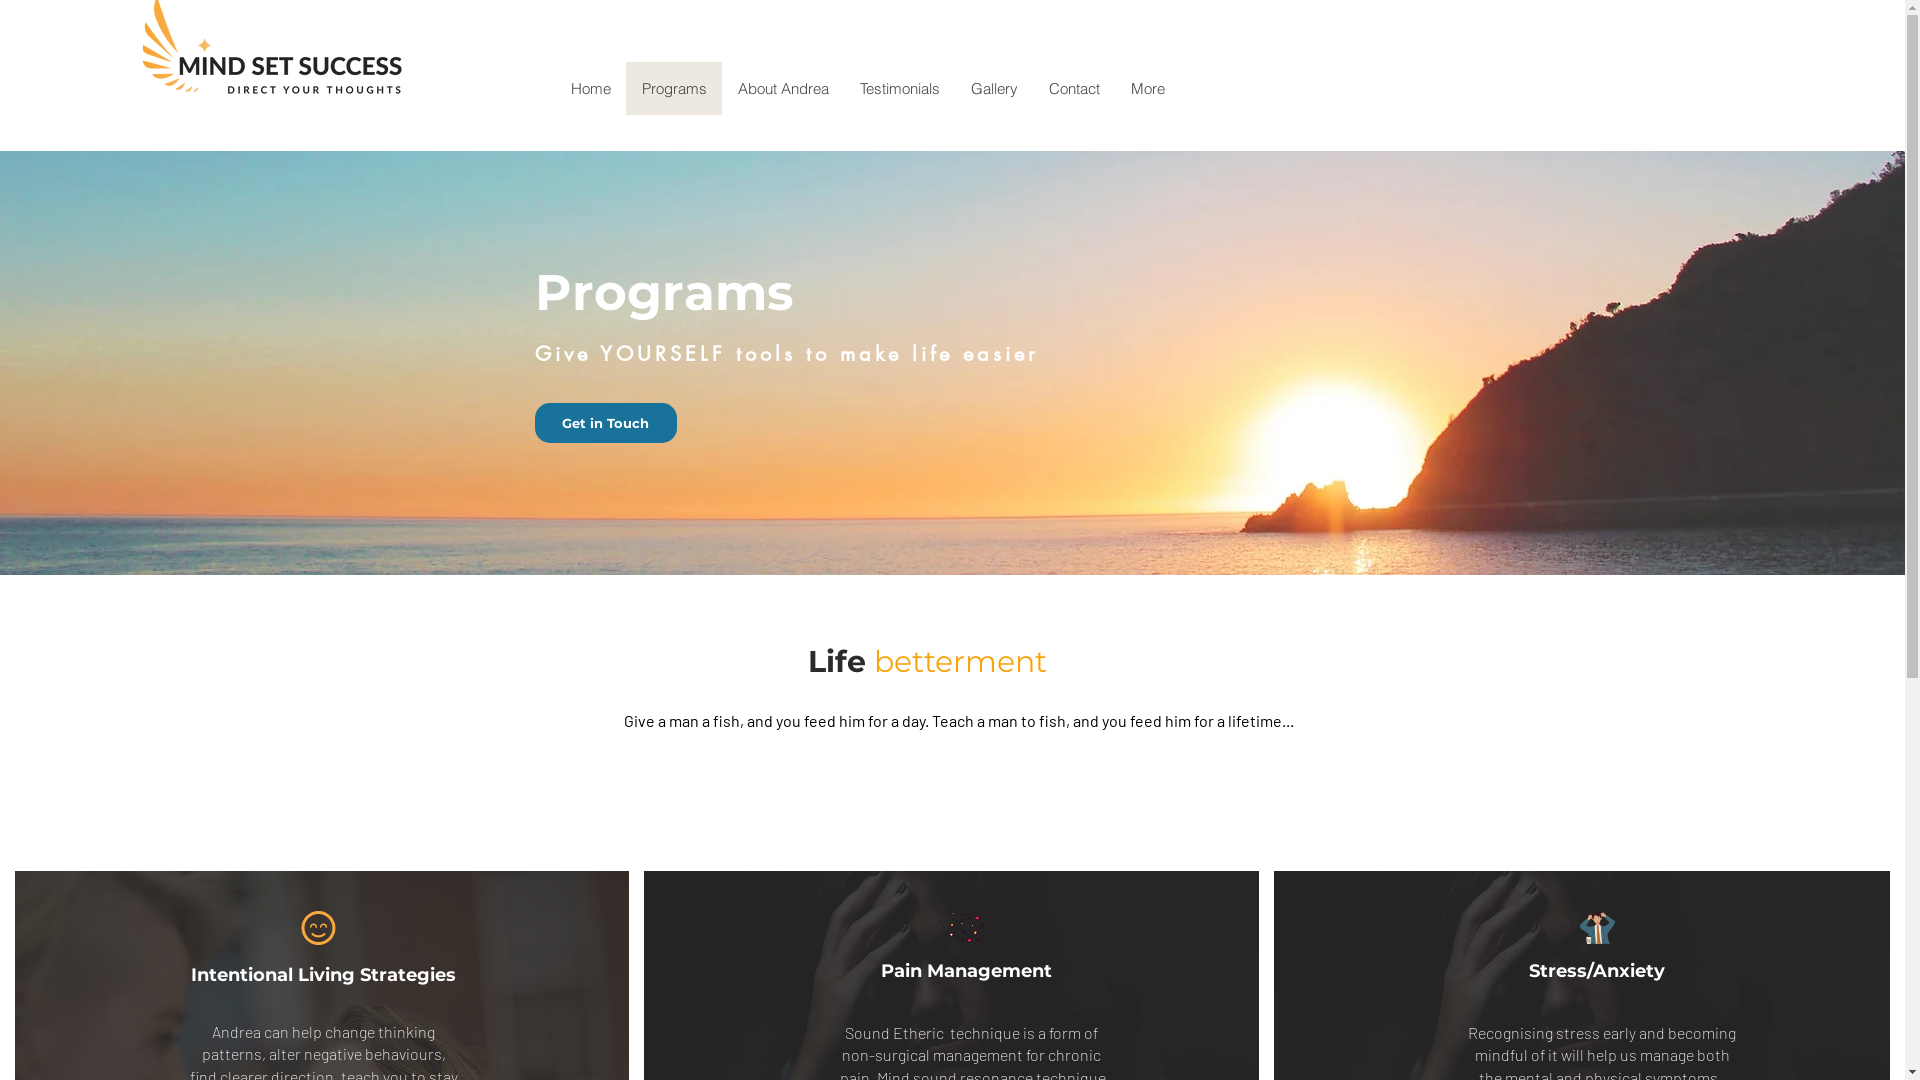  I want to click on 'Programs', so click(673, 87).